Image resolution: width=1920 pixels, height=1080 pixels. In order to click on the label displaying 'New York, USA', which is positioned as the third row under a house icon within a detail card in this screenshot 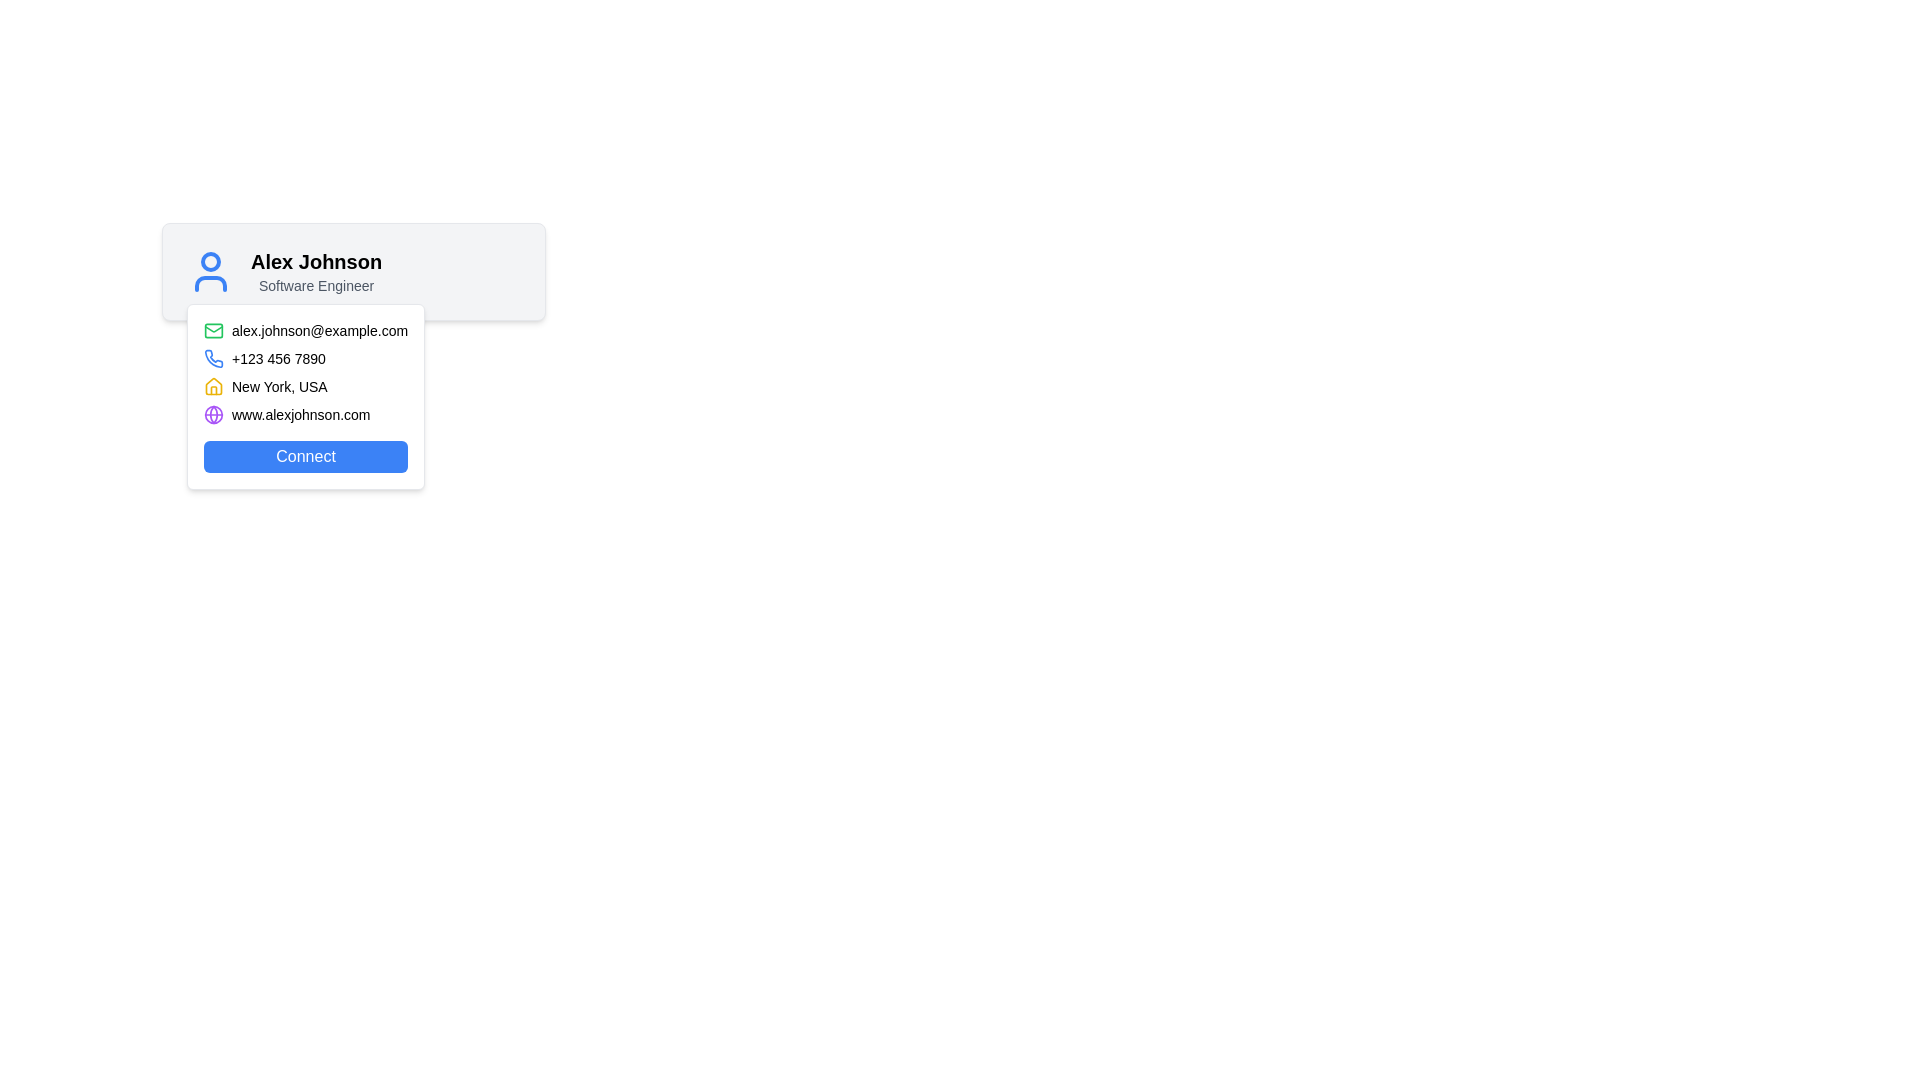, I will do `click(278, 386)`.